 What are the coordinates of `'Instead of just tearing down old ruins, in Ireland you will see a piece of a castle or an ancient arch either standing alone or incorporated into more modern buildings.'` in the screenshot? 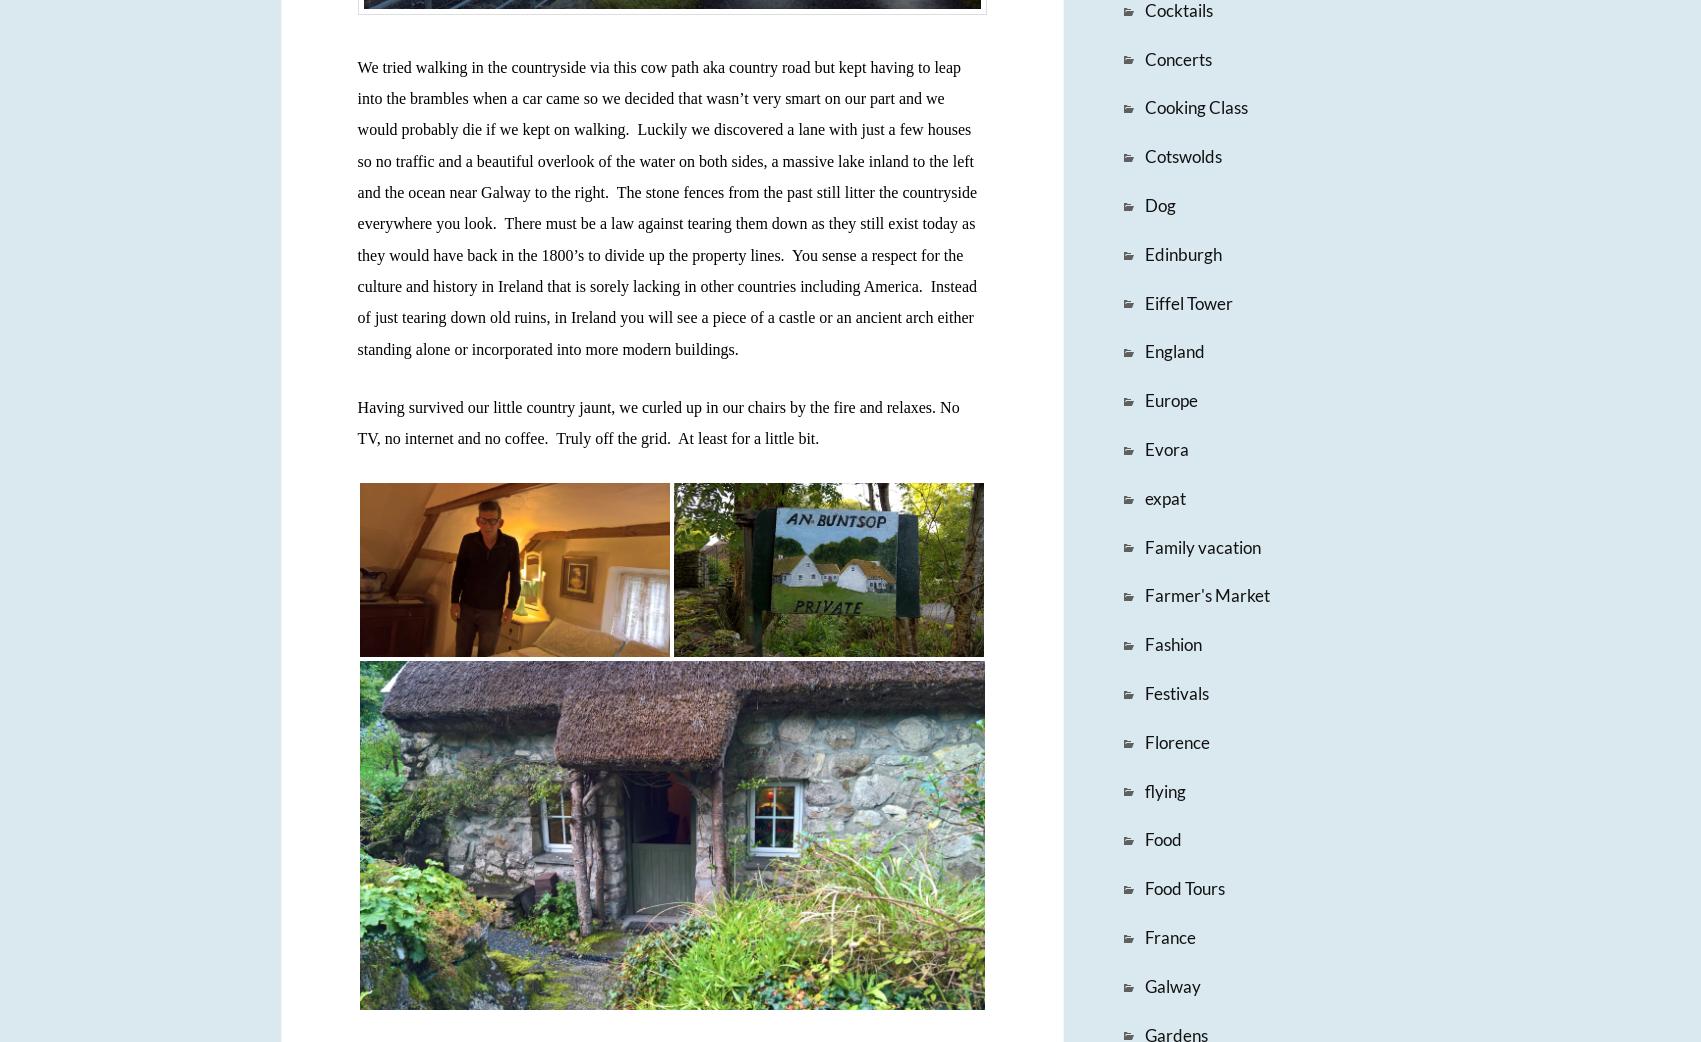 It's located at (665, 317).